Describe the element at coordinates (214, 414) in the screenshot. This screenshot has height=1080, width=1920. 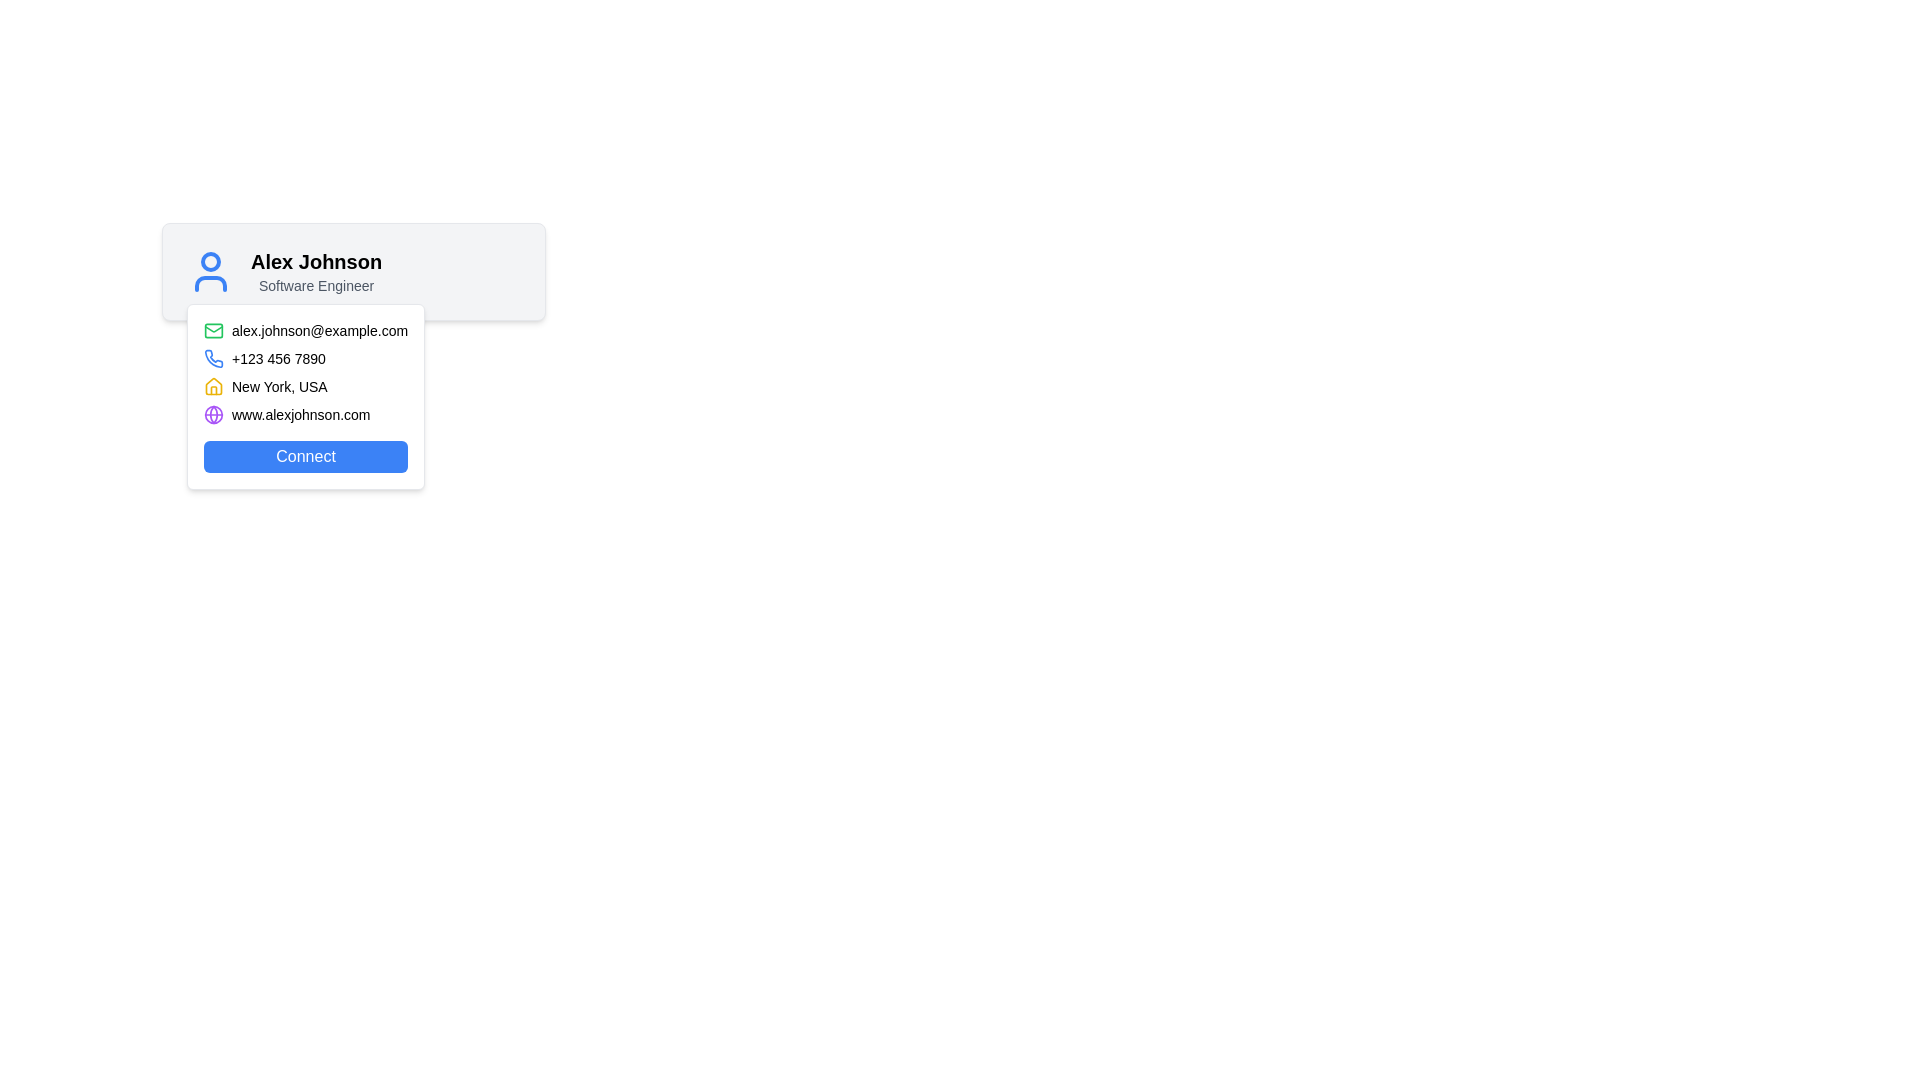
I see `the purple globe icon located to the left of the website address 'www.alexjohnson.com'` at that location.